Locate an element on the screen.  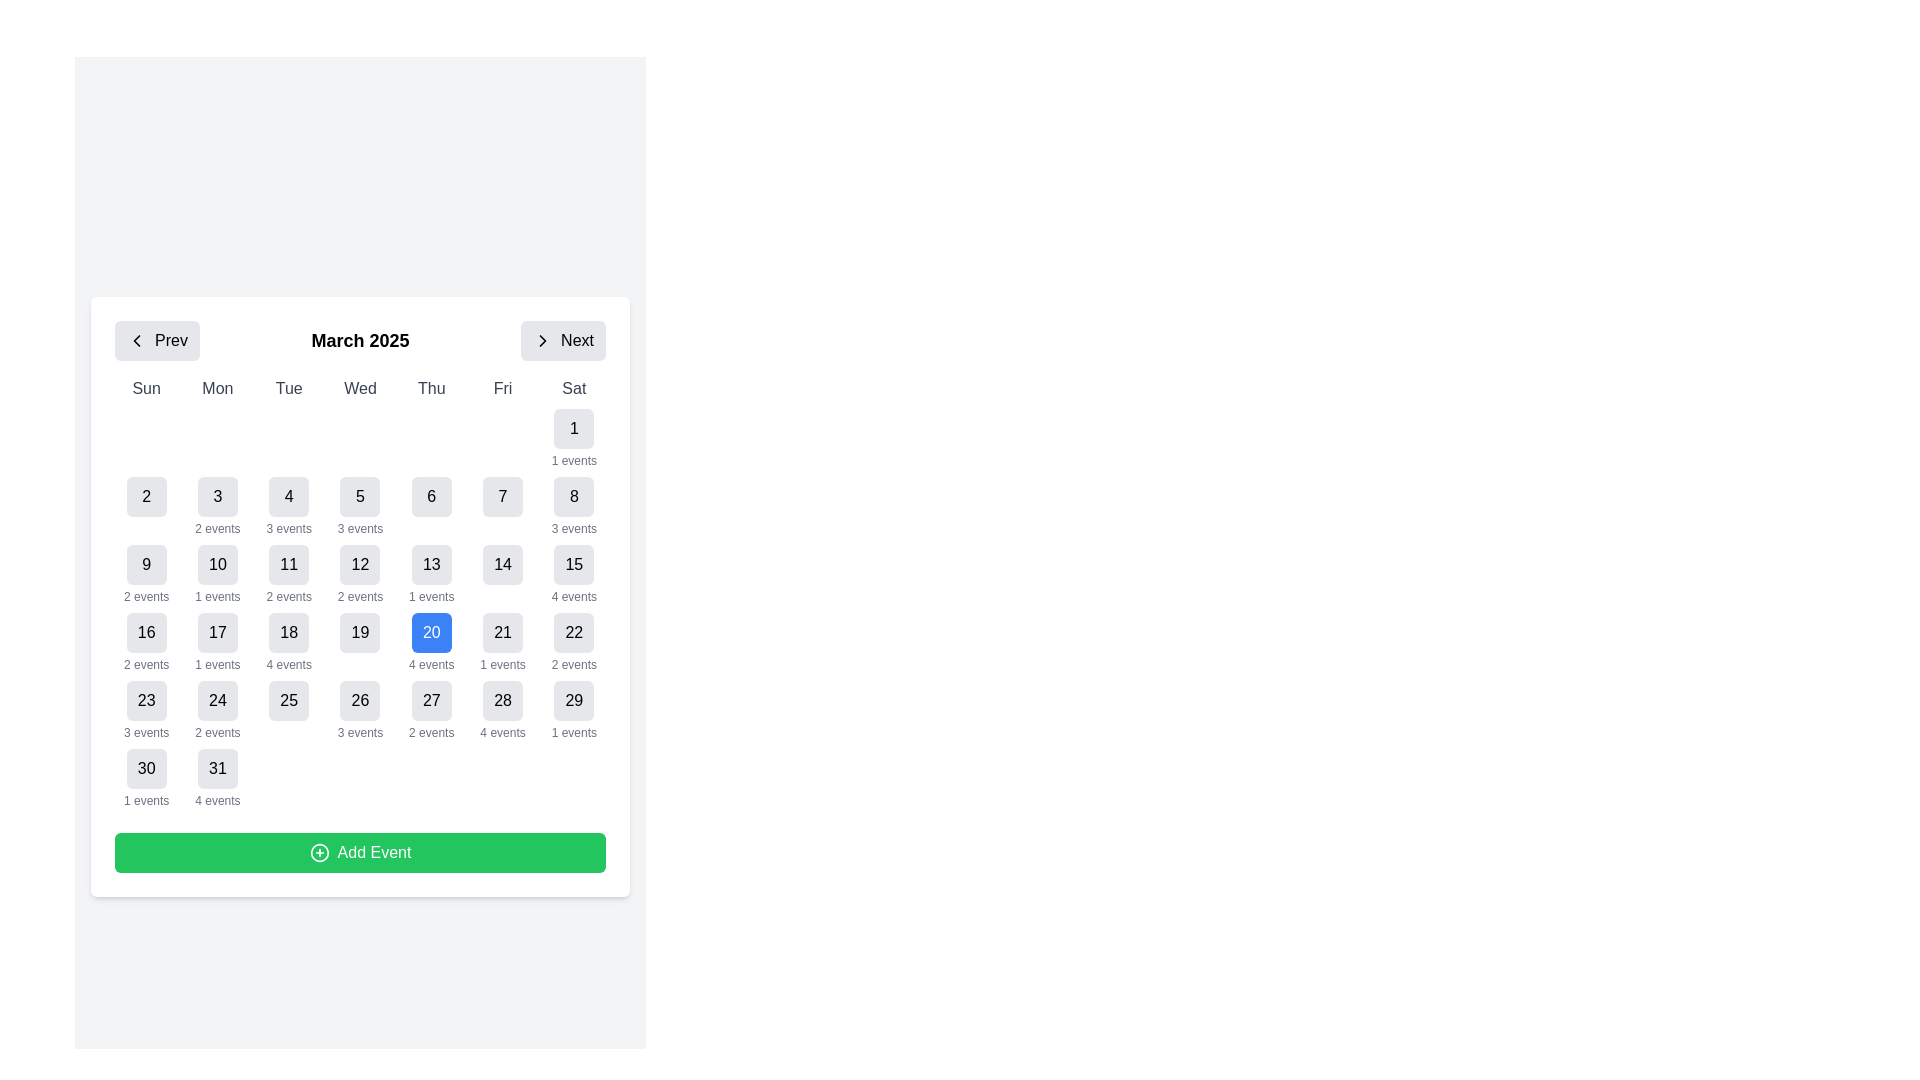
the calendar day button marked with the number '25' is located at coordinates (288, 700).